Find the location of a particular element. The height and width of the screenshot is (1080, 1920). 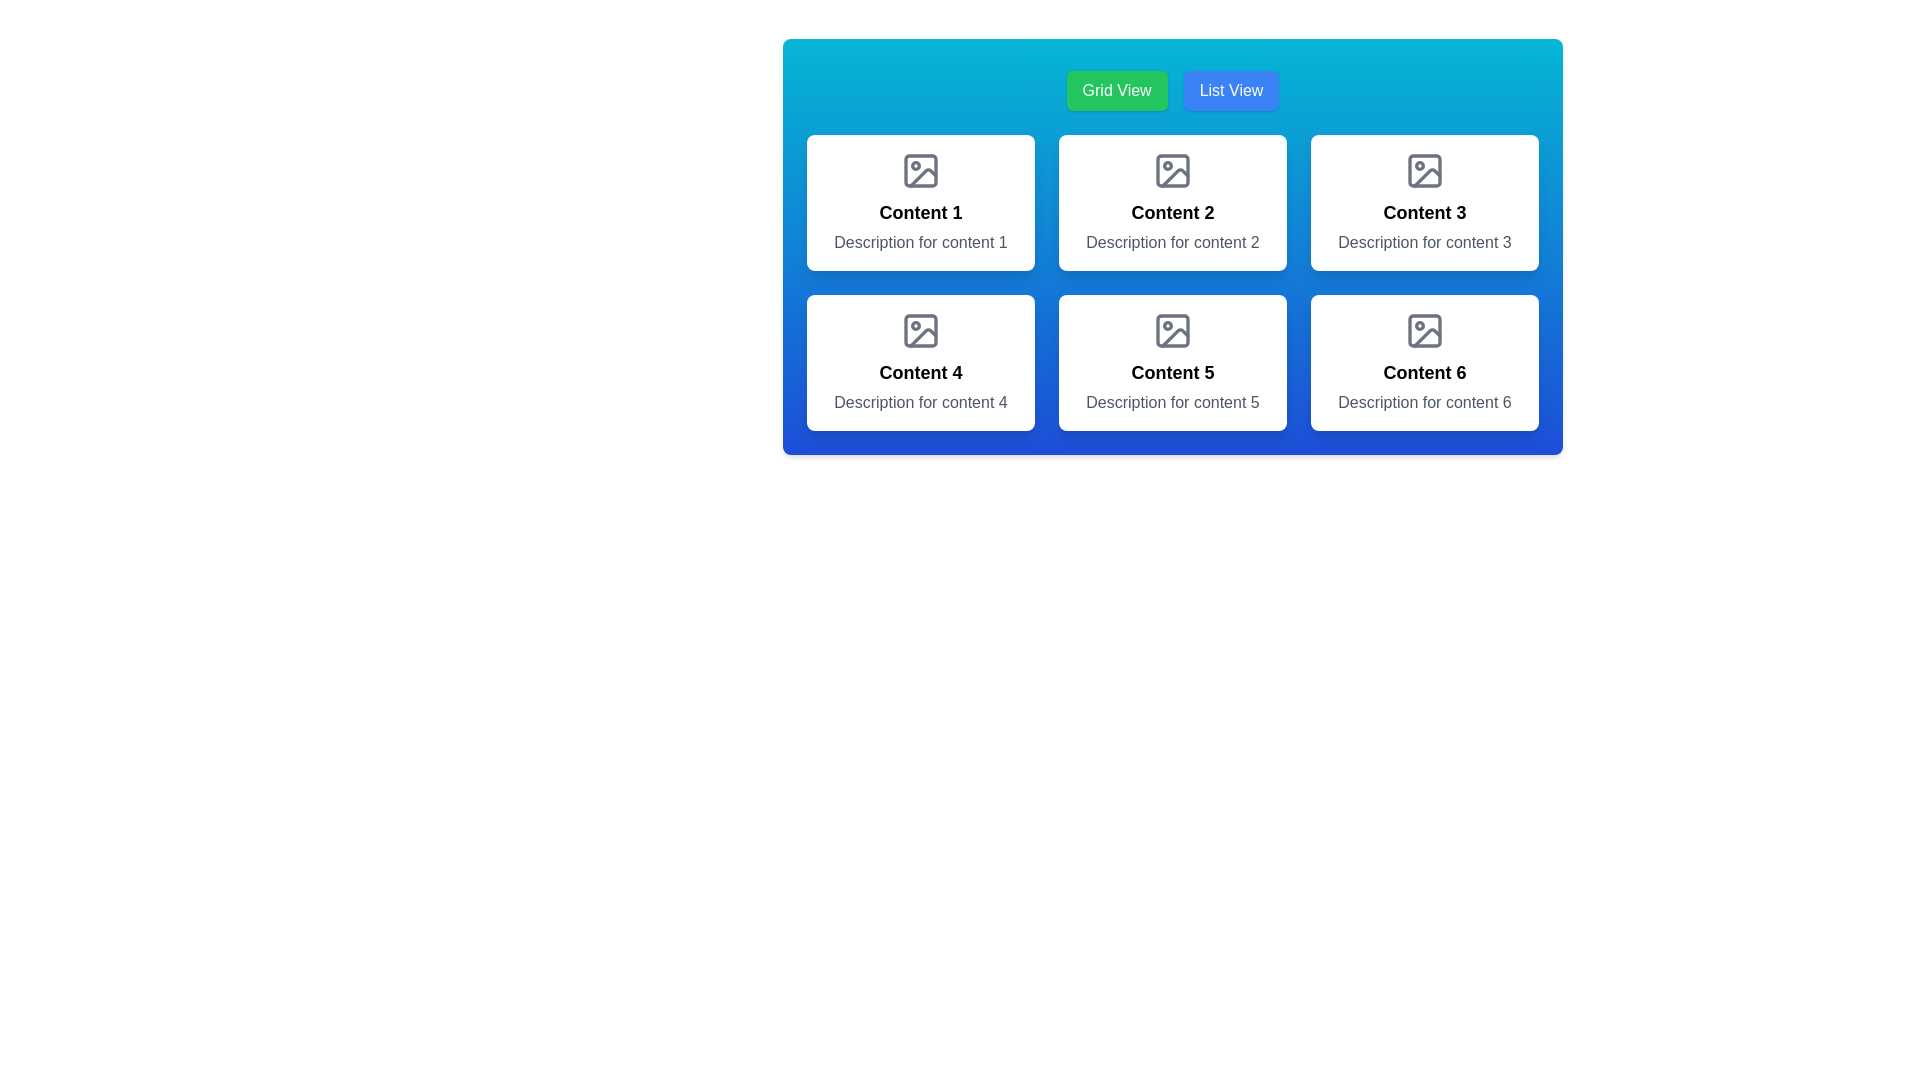

the Card element located in the top-right corner of a 3x2 grid layout is located at coordinates (1424, 203).